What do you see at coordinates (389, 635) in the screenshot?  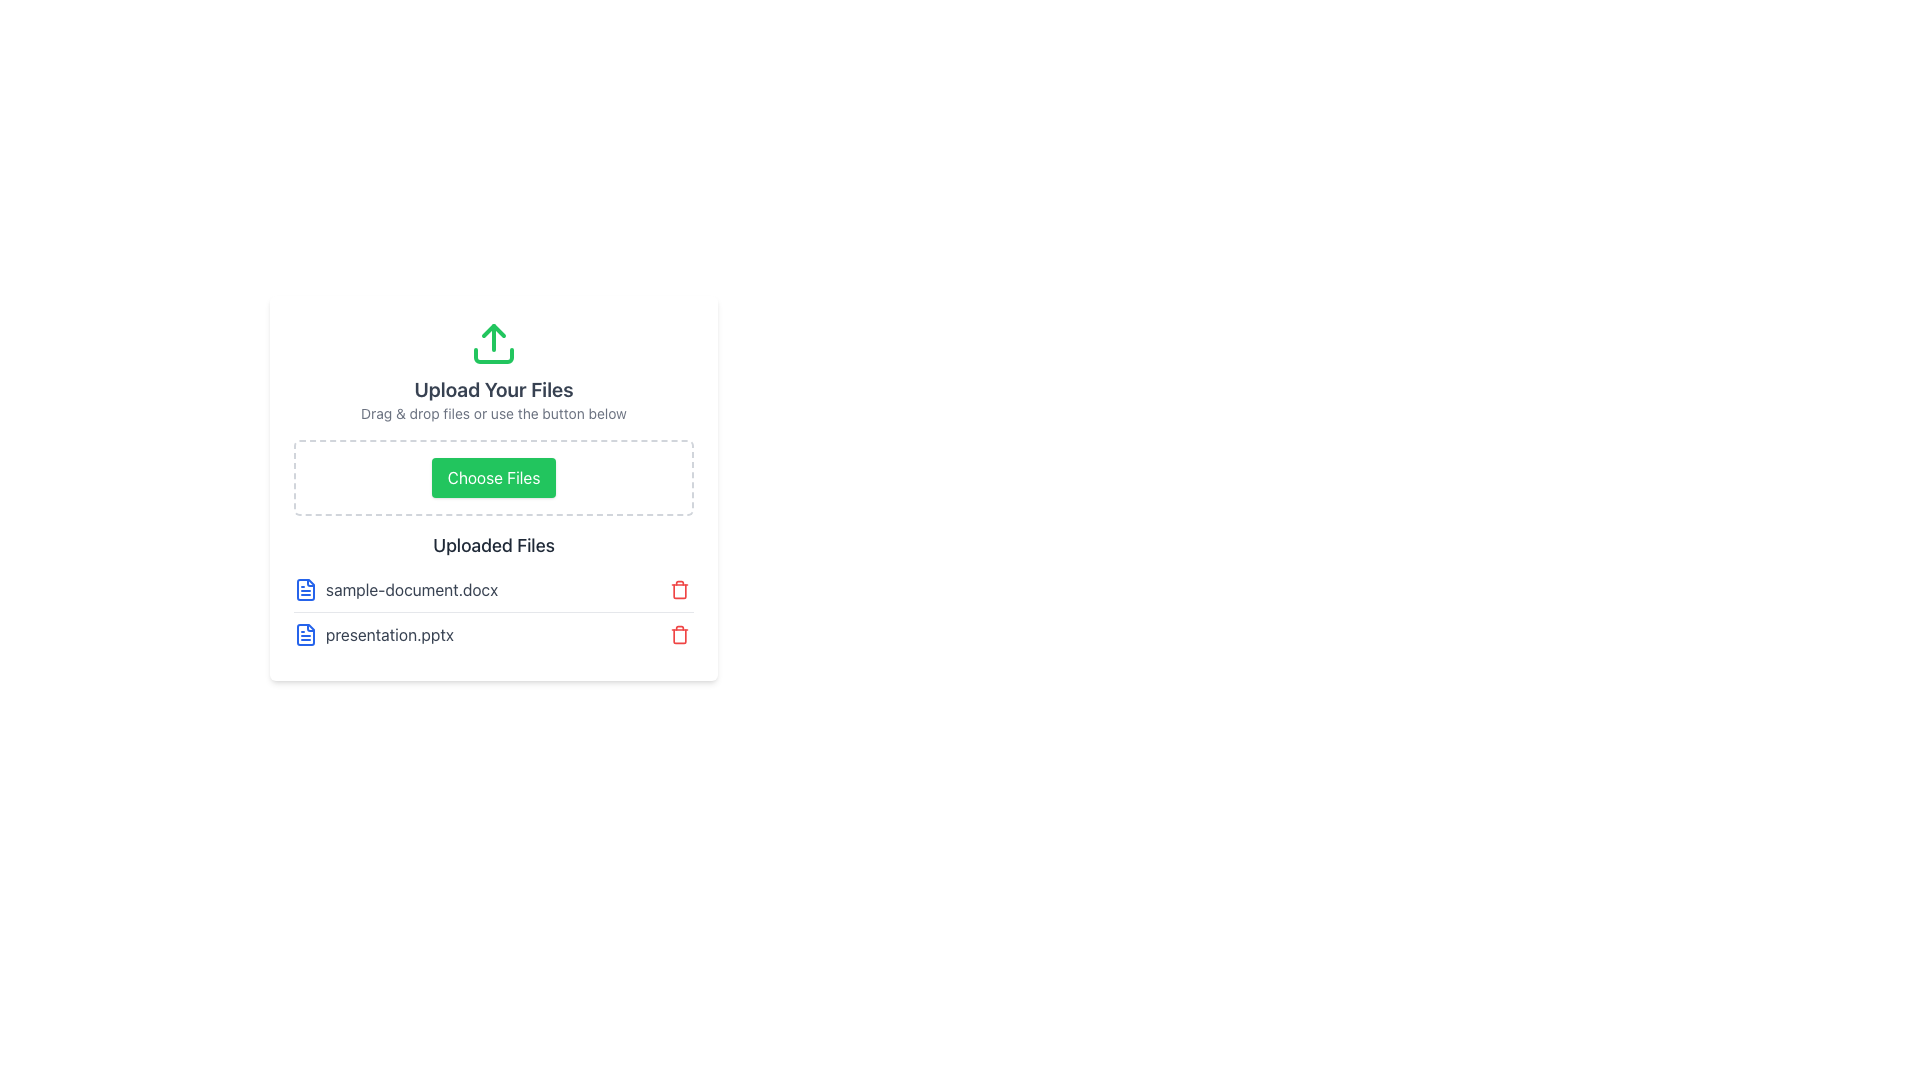 I see `the text label displaying the name of the uploaded file located` at bounding box center [389, 635].